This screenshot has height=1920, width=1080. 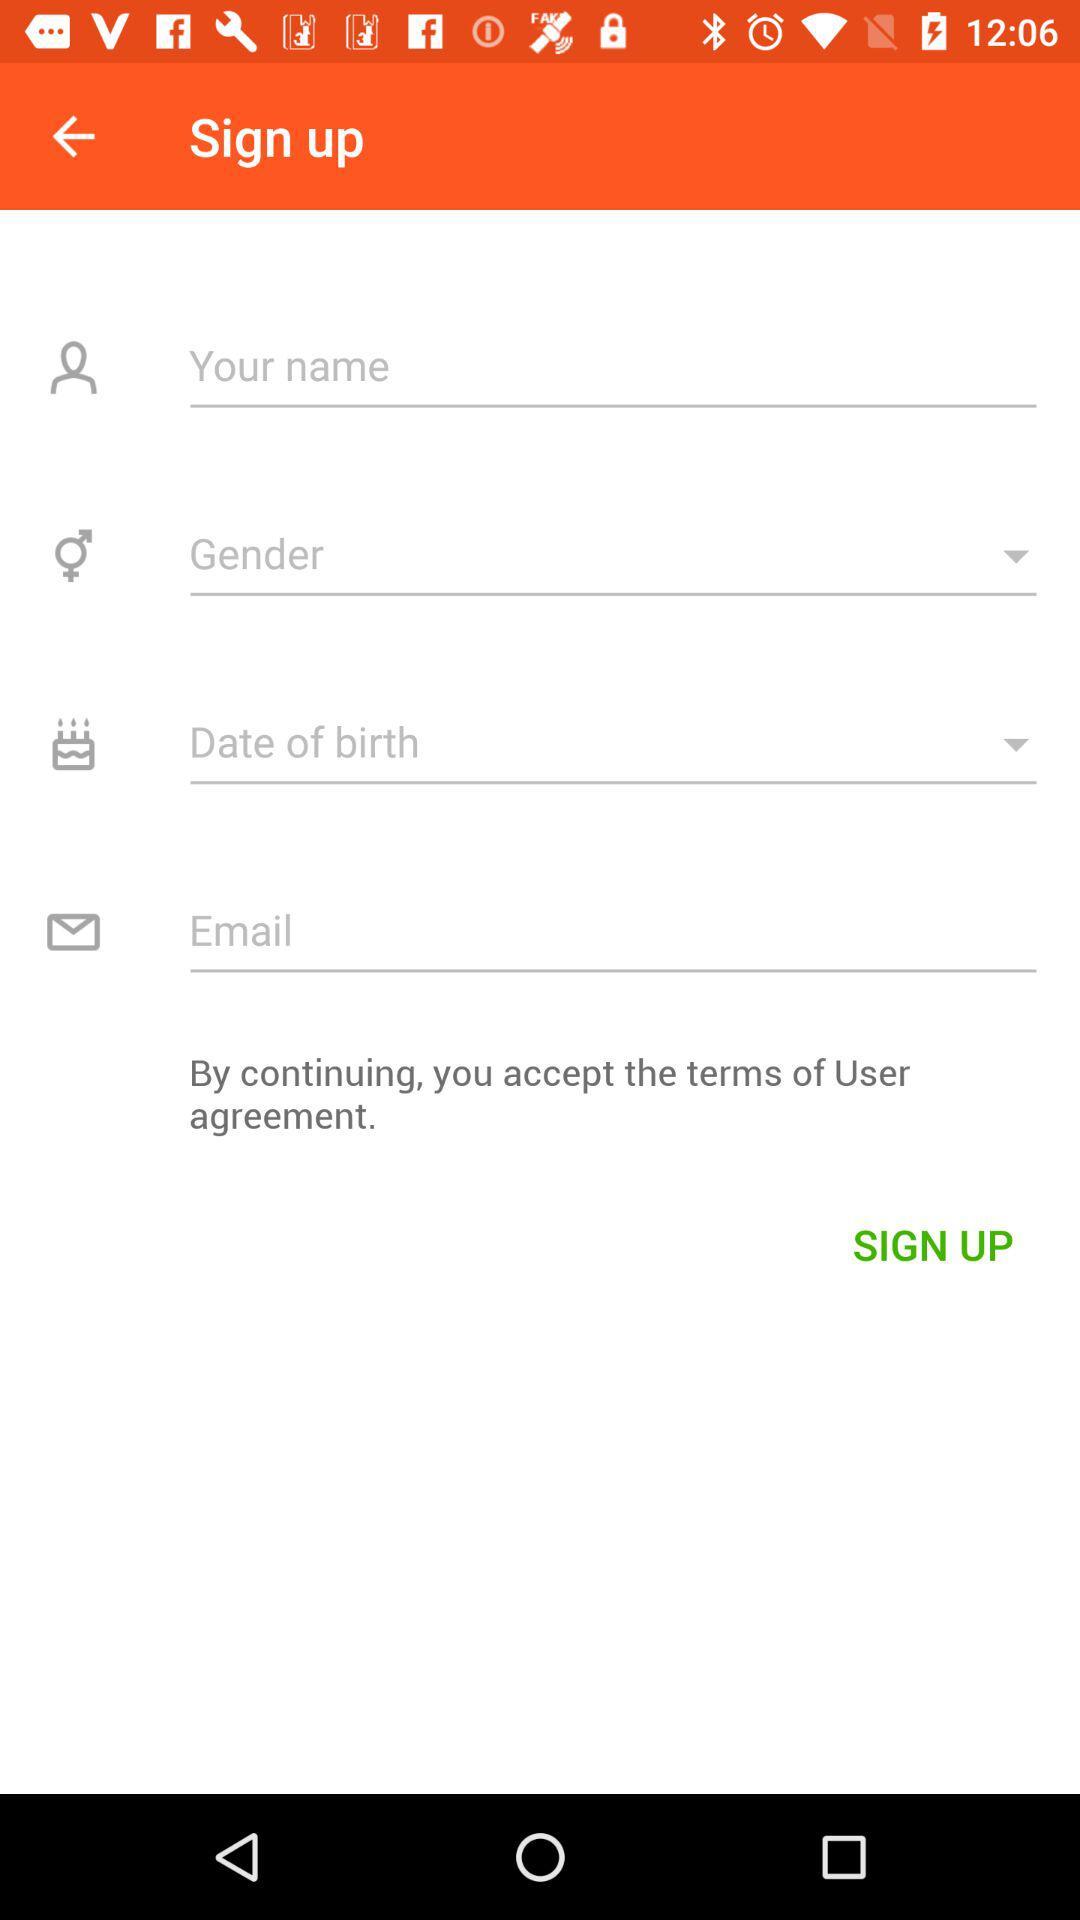 What do you see at coordinates (612, 364) in the screenshot?
I see `your name` at bounding box center [612, 364].